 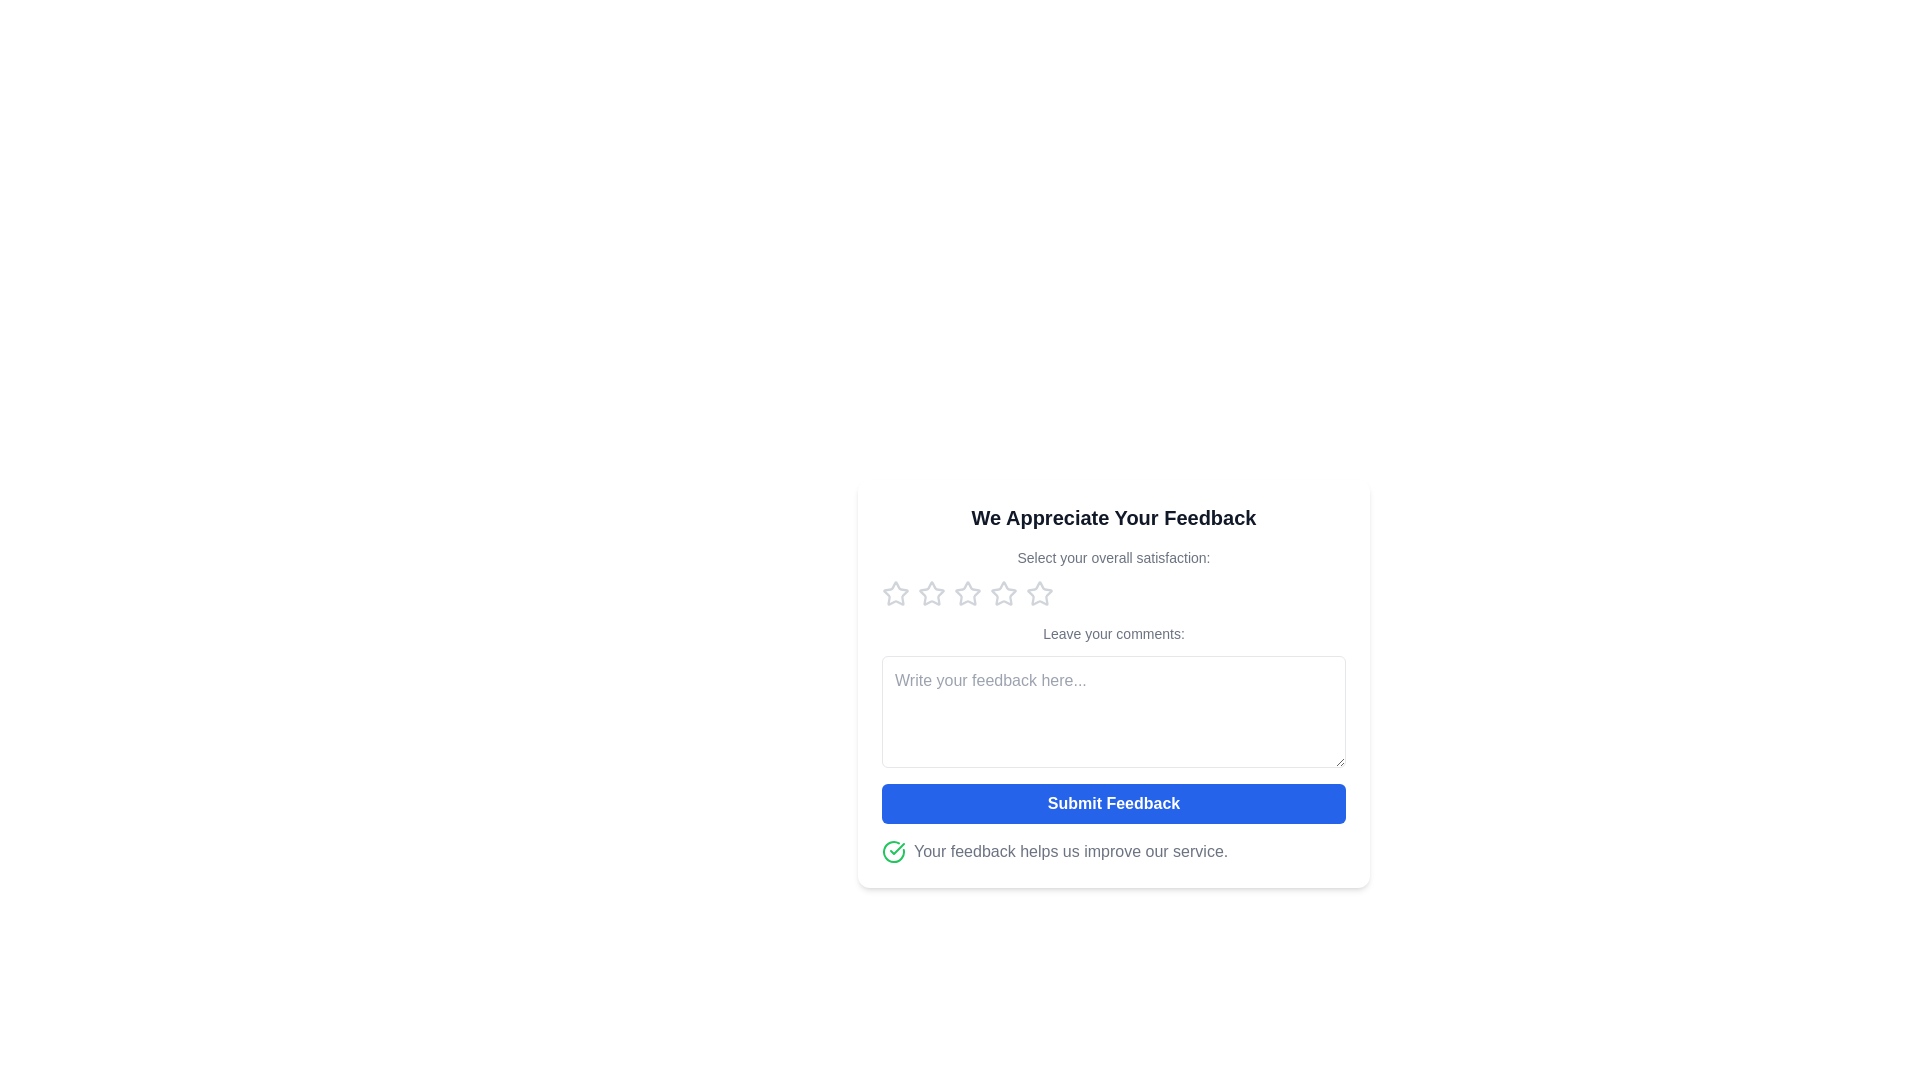 I want to click on the informational text element with an icon located at the bottom of the feedback form, just below the 'Submit Feedback' button, so click(x=1112, y=852).